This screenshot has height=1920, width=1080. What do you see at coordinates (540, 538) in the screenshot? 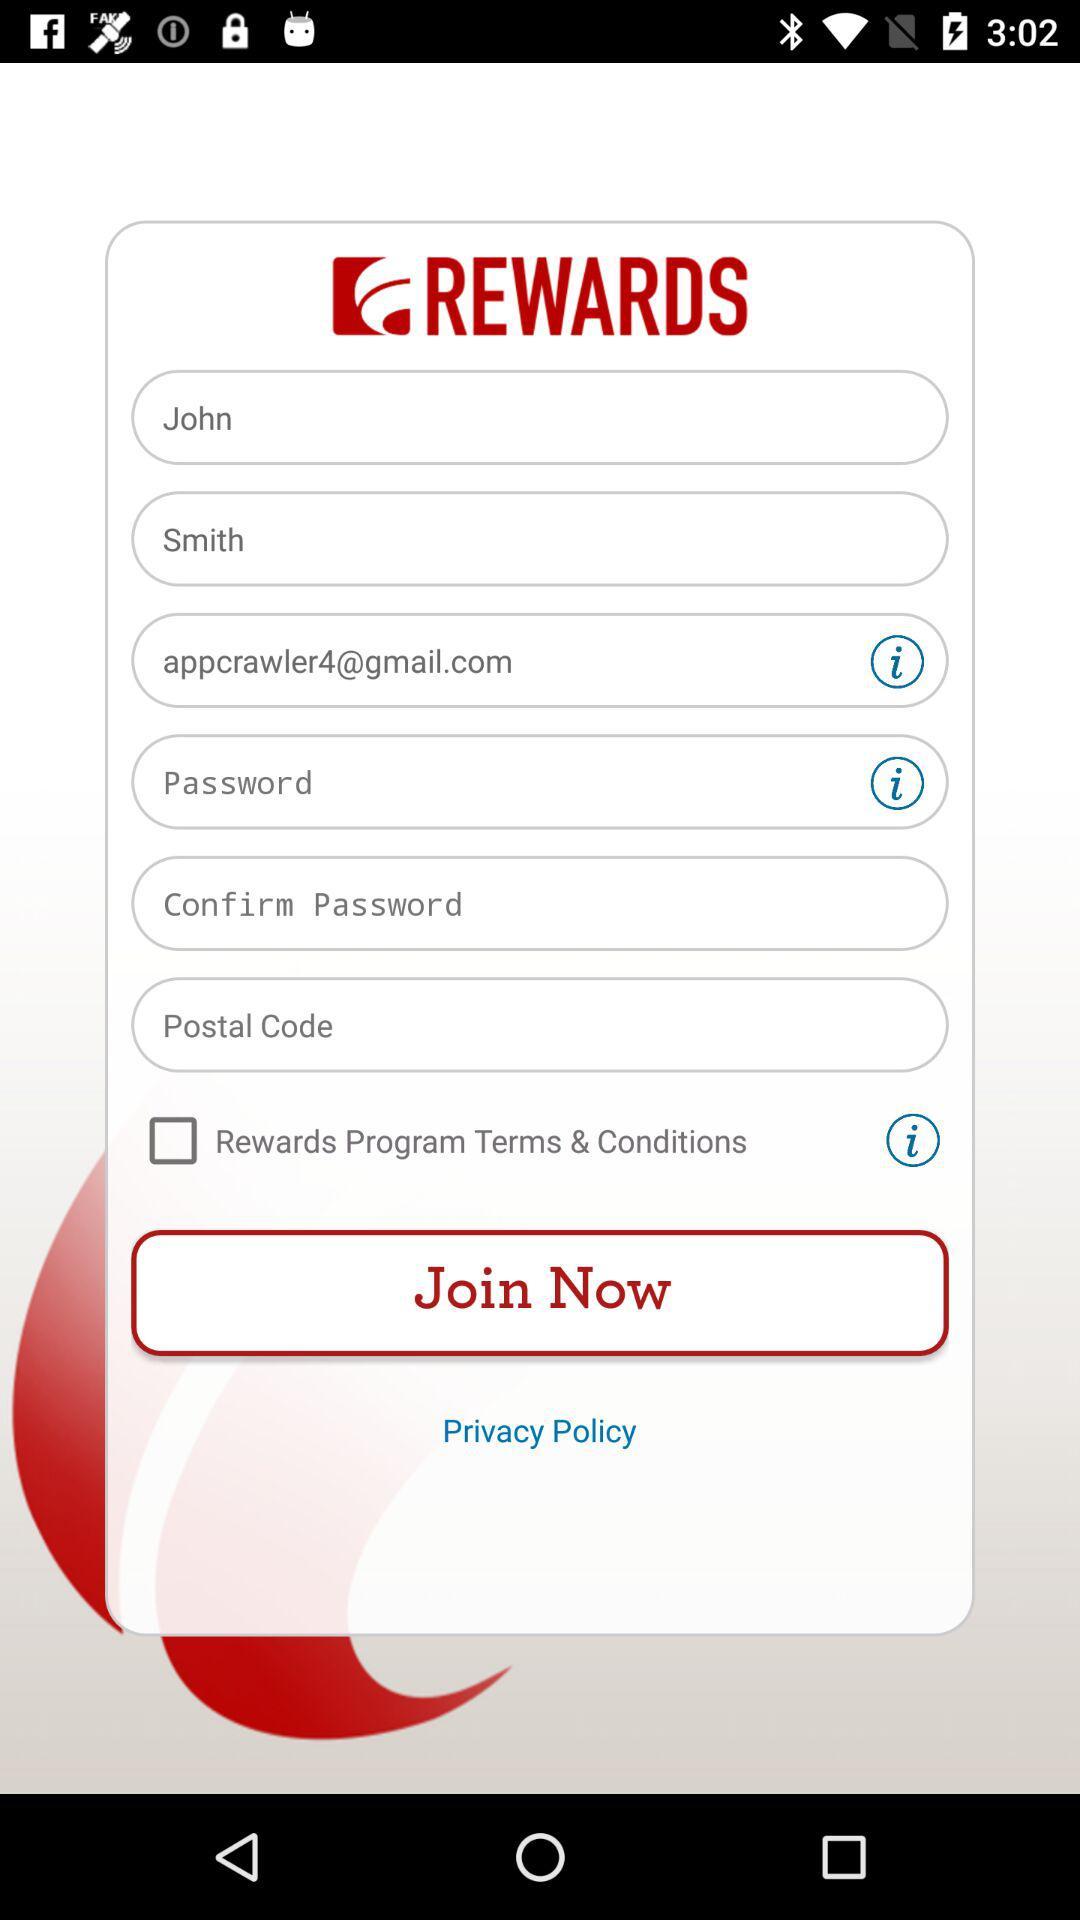
I see `the item above appcrawler4@gmail.com` at bounding box center [540, 538].